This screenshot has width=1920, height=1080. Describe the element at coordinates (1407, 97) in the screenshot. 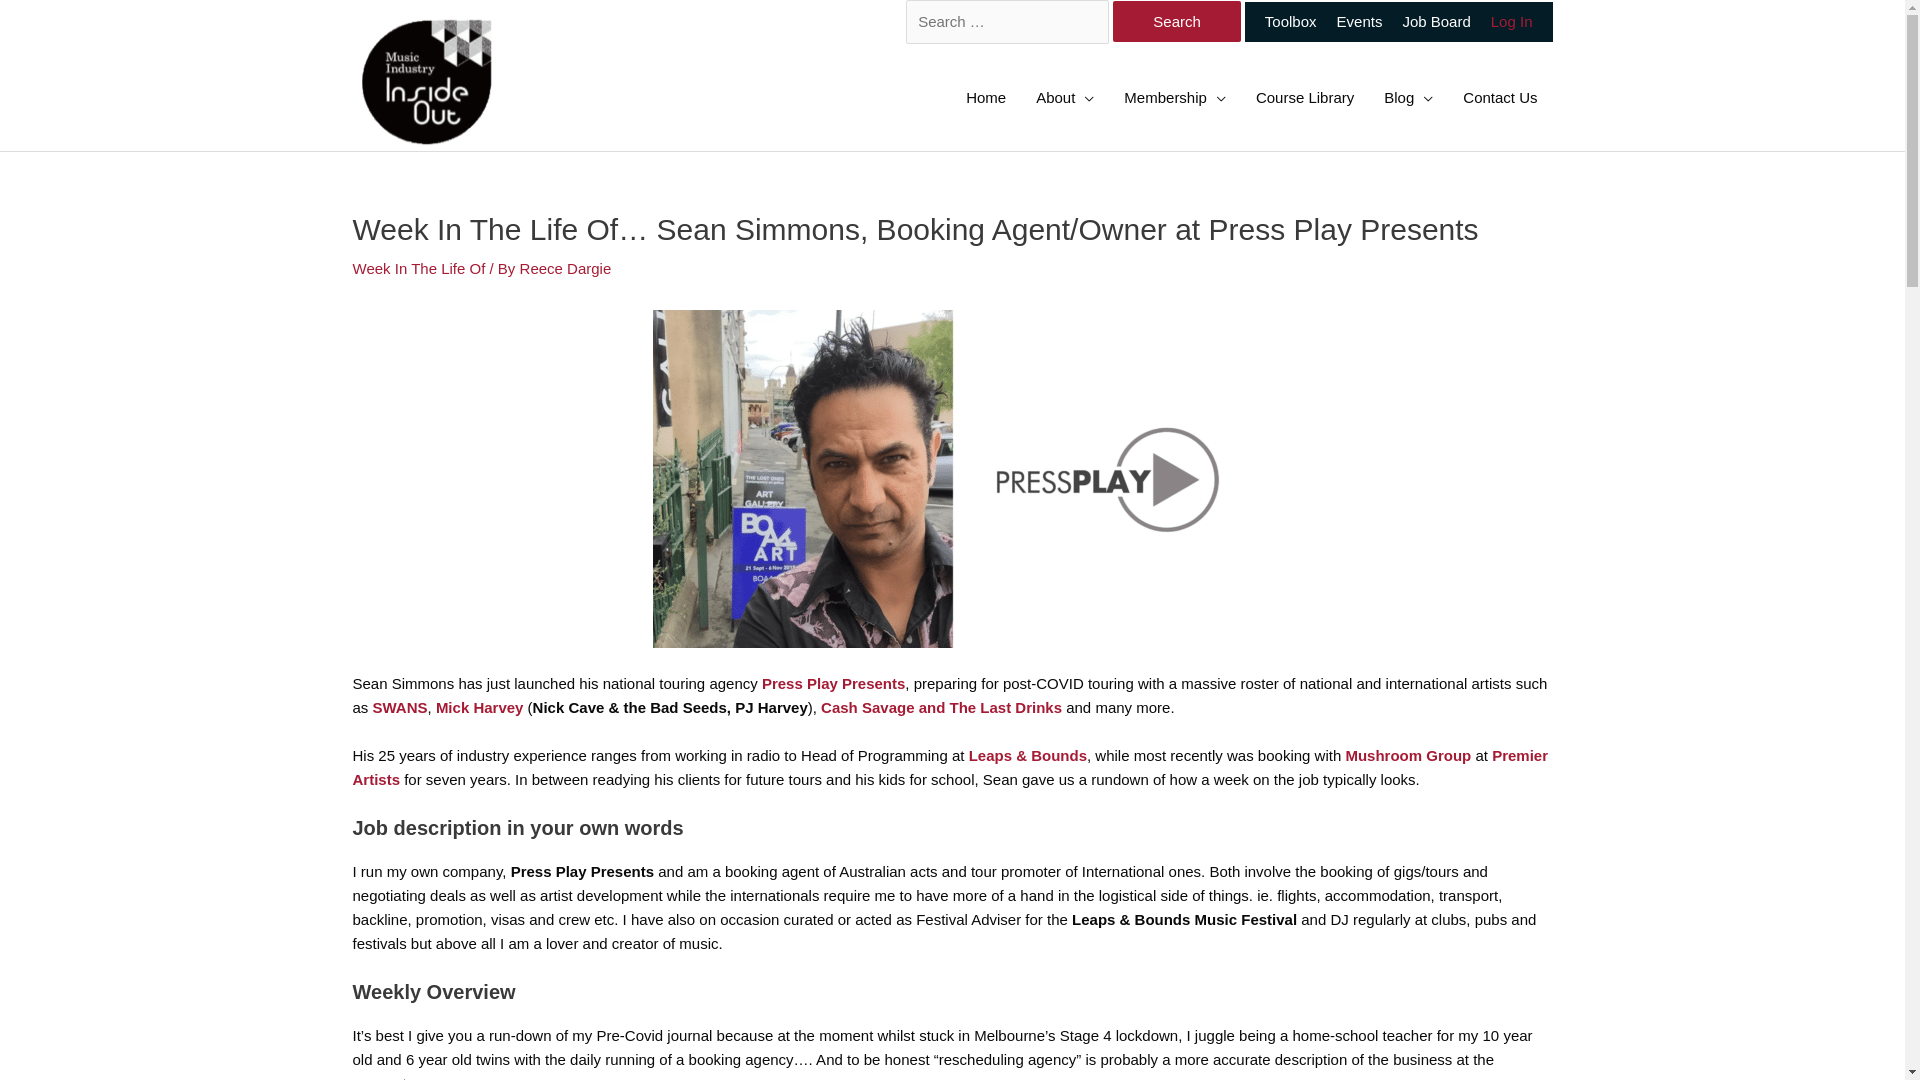

I see `'Blog'` at that location.